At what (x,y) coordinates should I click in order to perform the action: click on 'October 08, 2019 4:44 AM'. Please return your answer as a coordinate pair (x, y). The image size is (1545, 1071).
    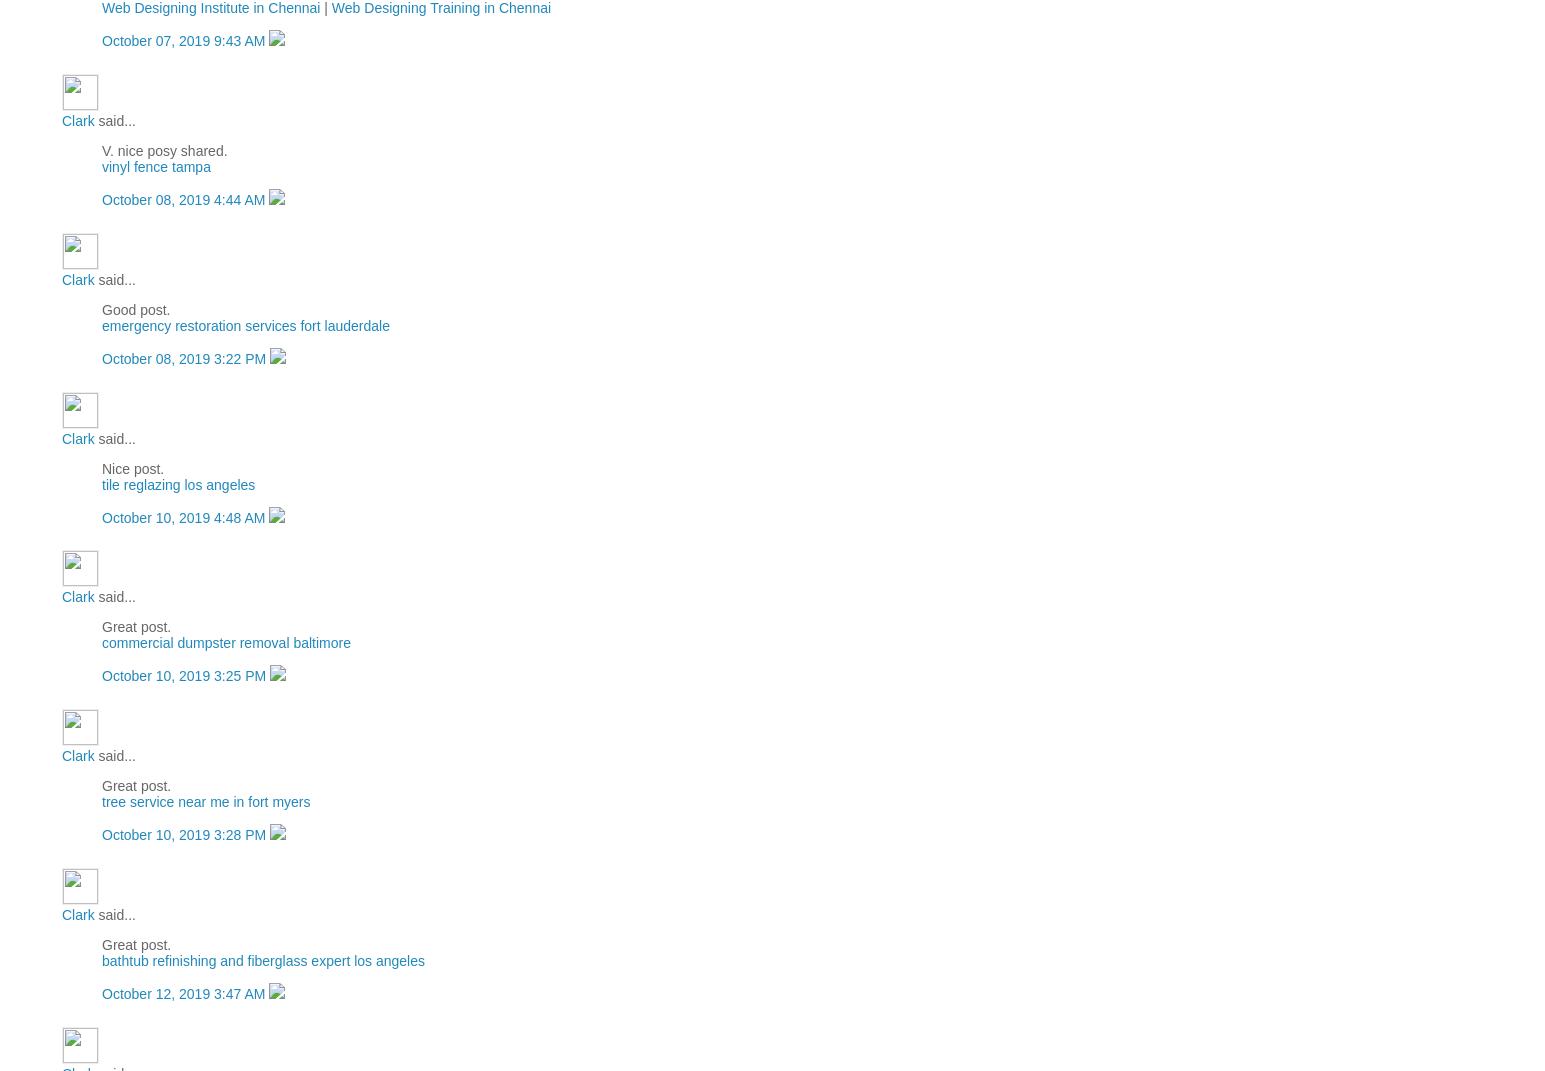
    Looking at the image, I should click on (185, 197).